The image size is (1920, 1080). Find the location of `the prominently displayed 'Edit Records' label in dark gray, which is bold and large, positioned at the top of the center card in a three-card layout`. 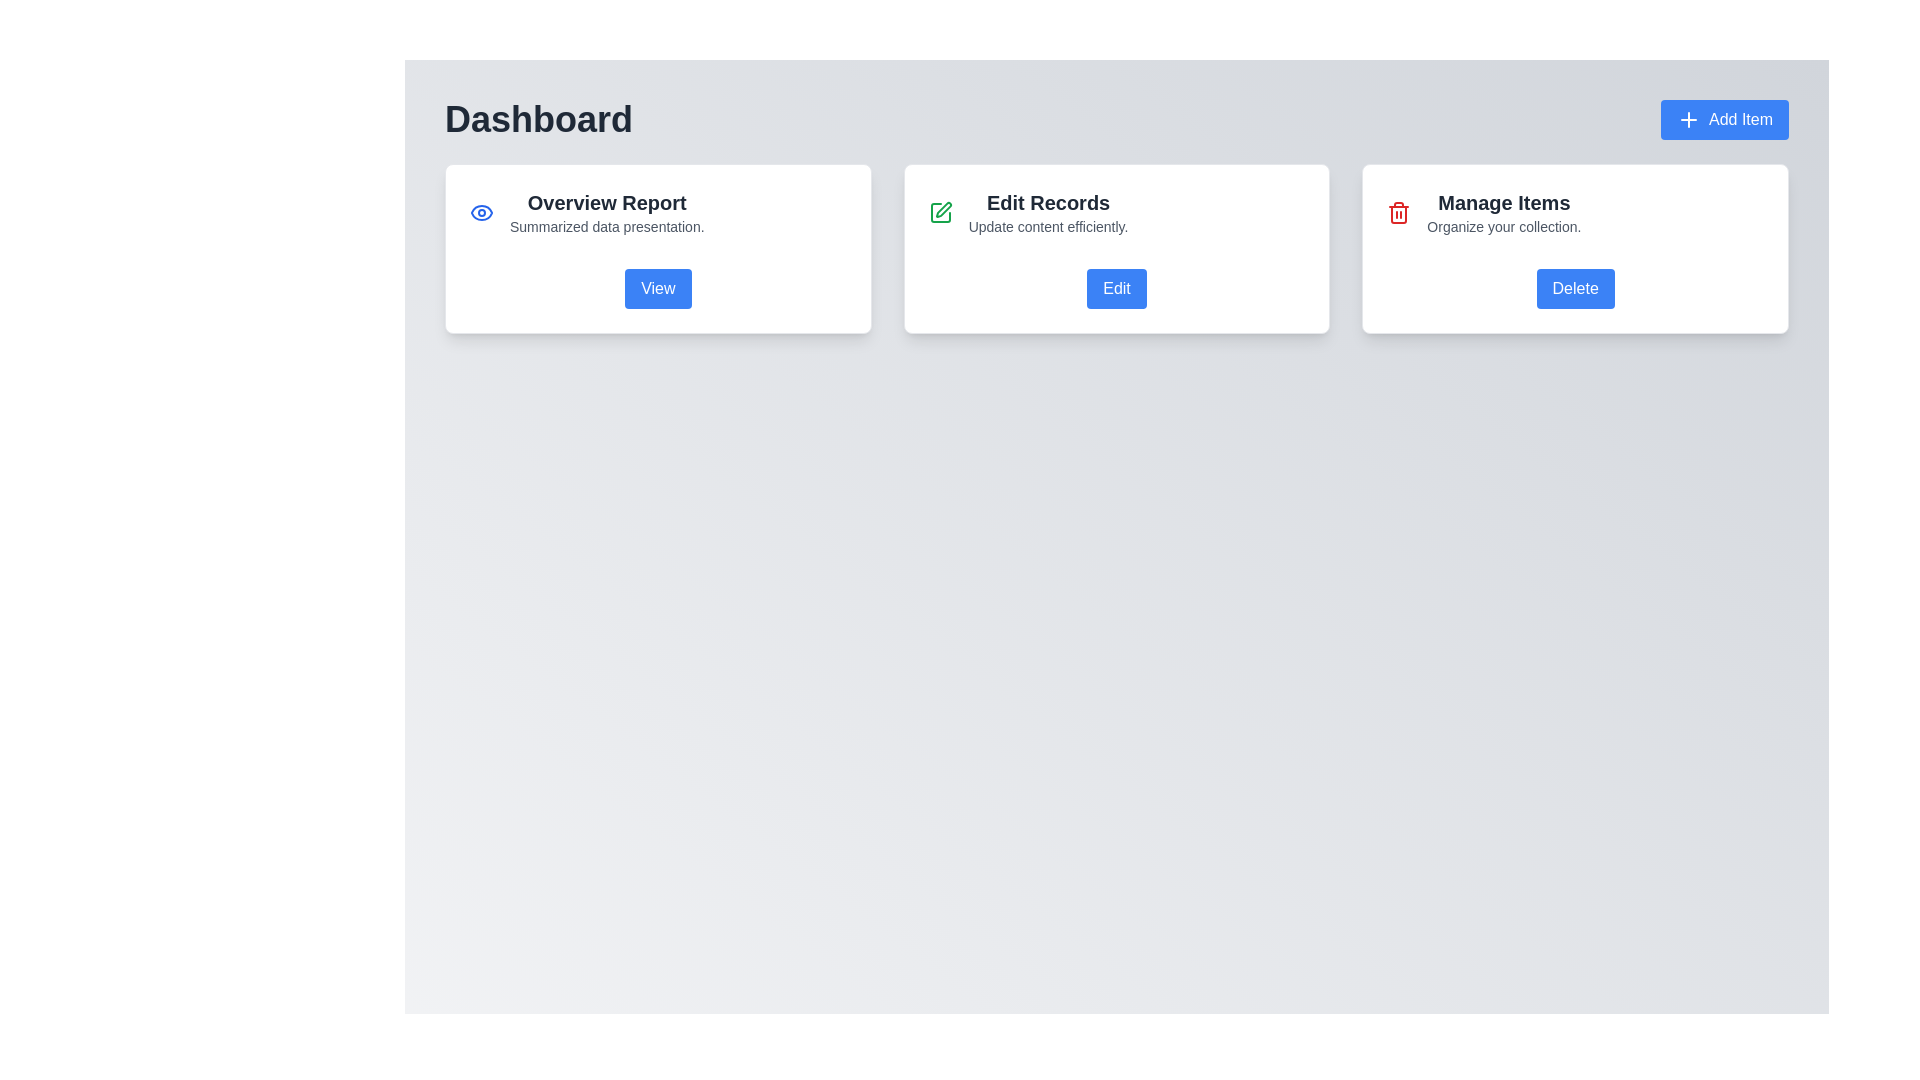

the prominently displayed 'Edit Records' label in dark gray, which is bold and large, positioned at the top of the center card in a three-card layout is located at coordinates (1047, 203).